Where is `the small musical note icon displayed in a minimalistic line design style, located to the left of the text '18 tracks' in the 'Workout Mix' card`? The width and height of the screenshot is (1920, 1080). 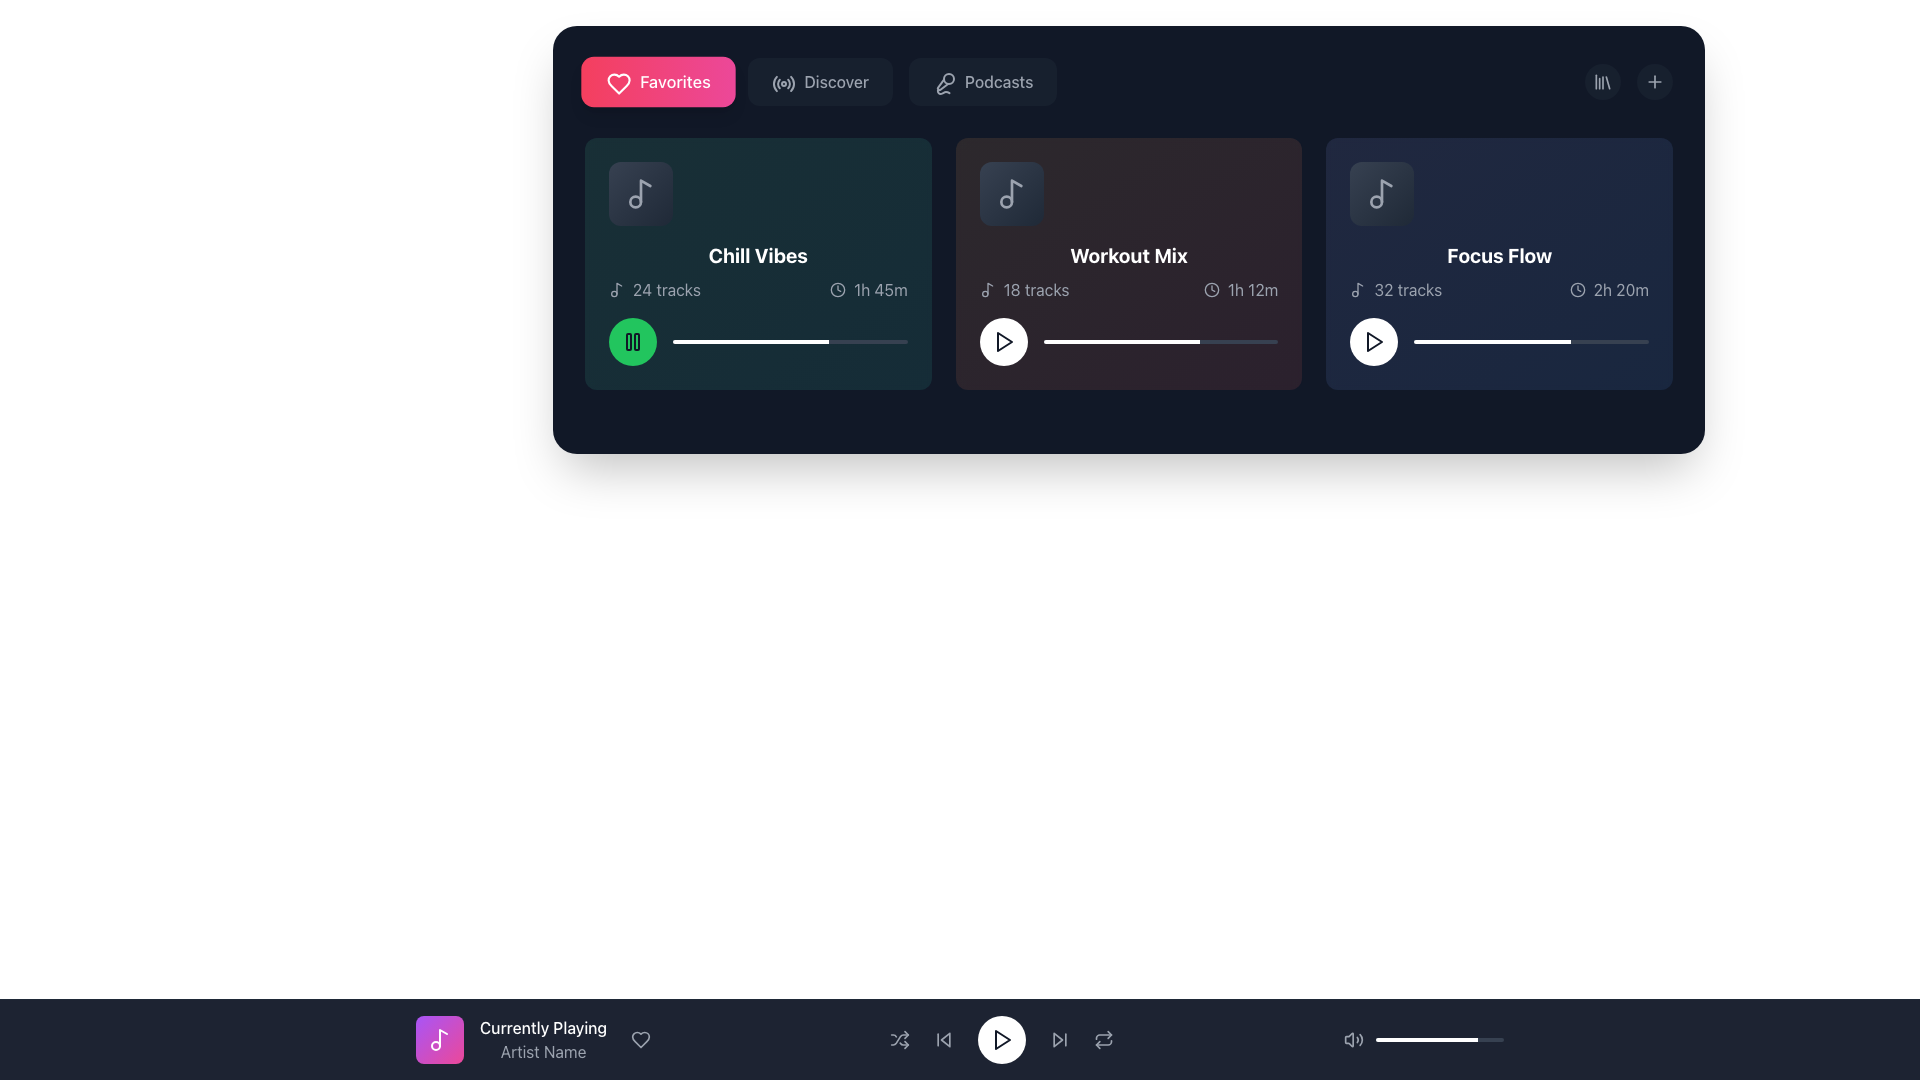 the small musical note icon displayed in a minimalistic line design style, located to the left of the text '18 tracks' in the 'Workout Mix' card is located at coordinates (987, 289).